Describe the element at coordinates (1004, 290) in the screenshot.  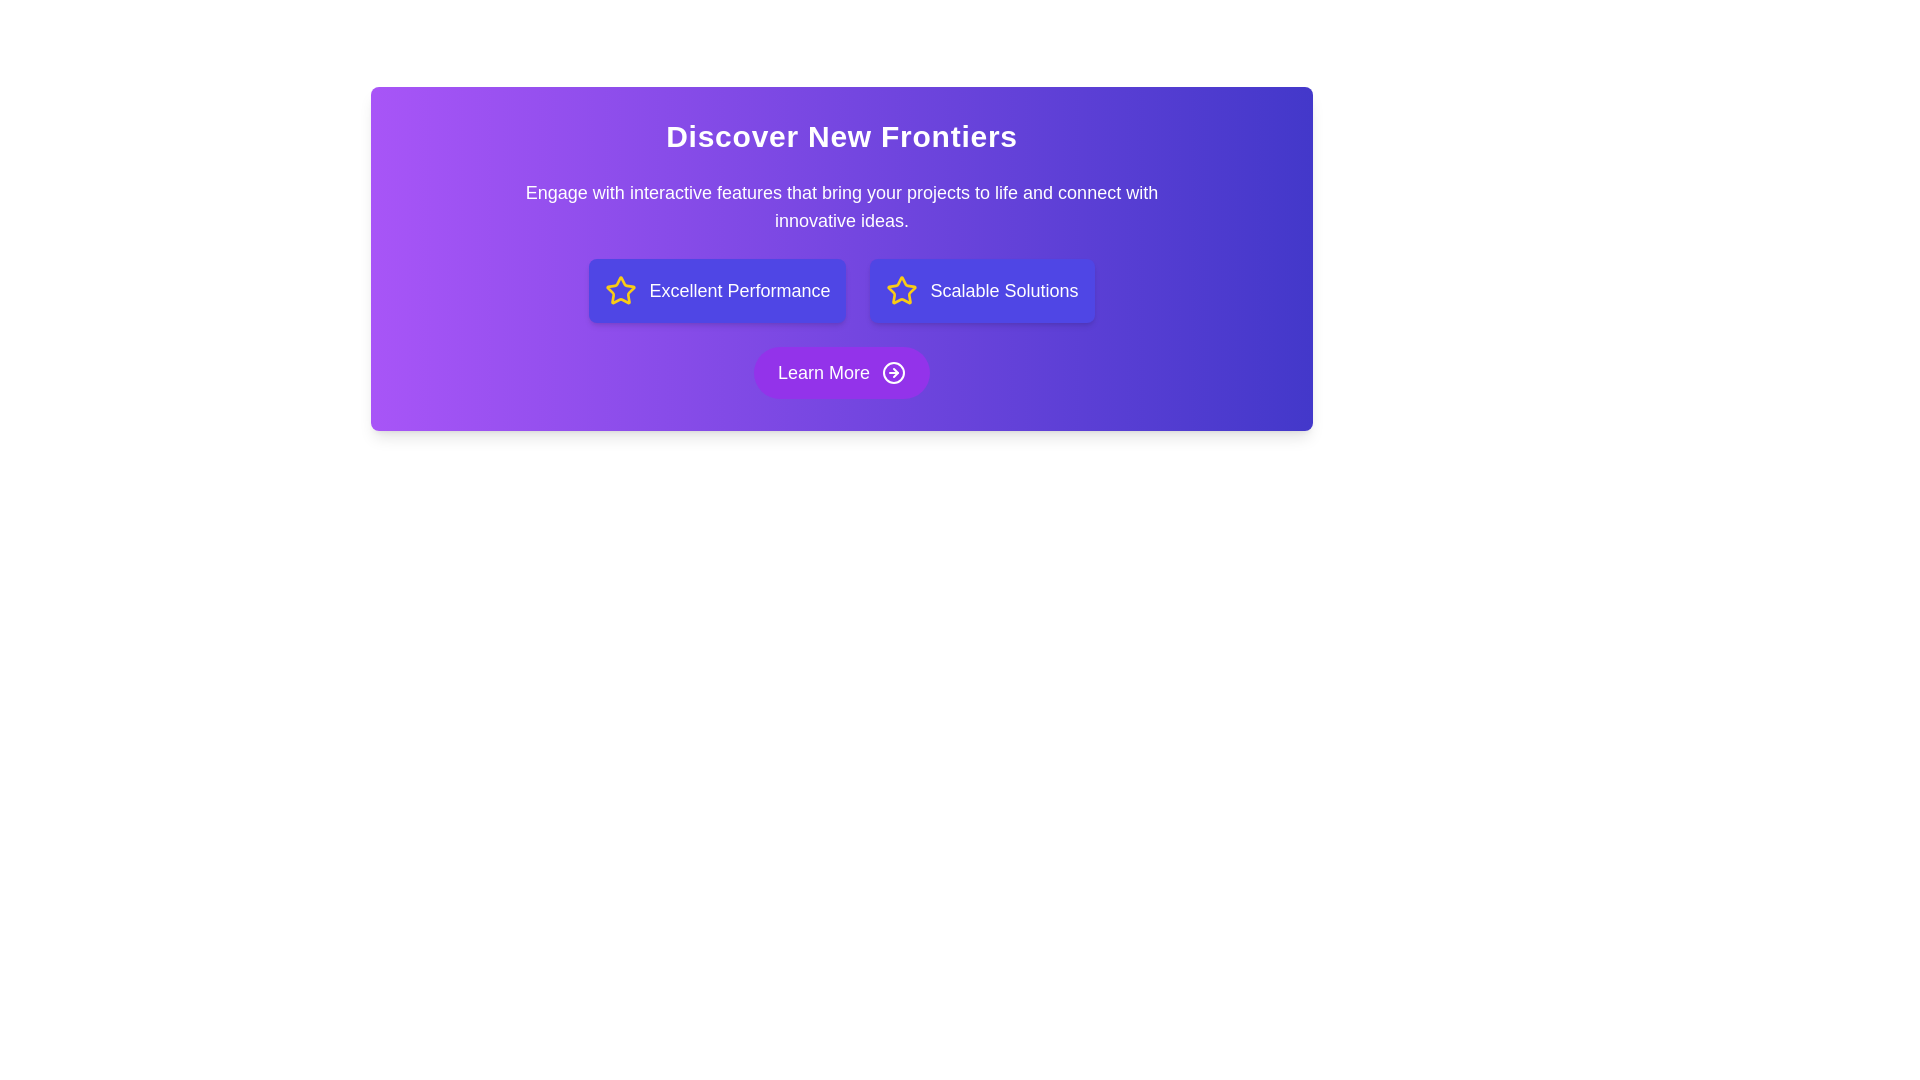
I see `the text label 'Scalable Solutions', which is styled in white and positioned on a blue gradient background, located to the right of a yellow star icon` at that location.